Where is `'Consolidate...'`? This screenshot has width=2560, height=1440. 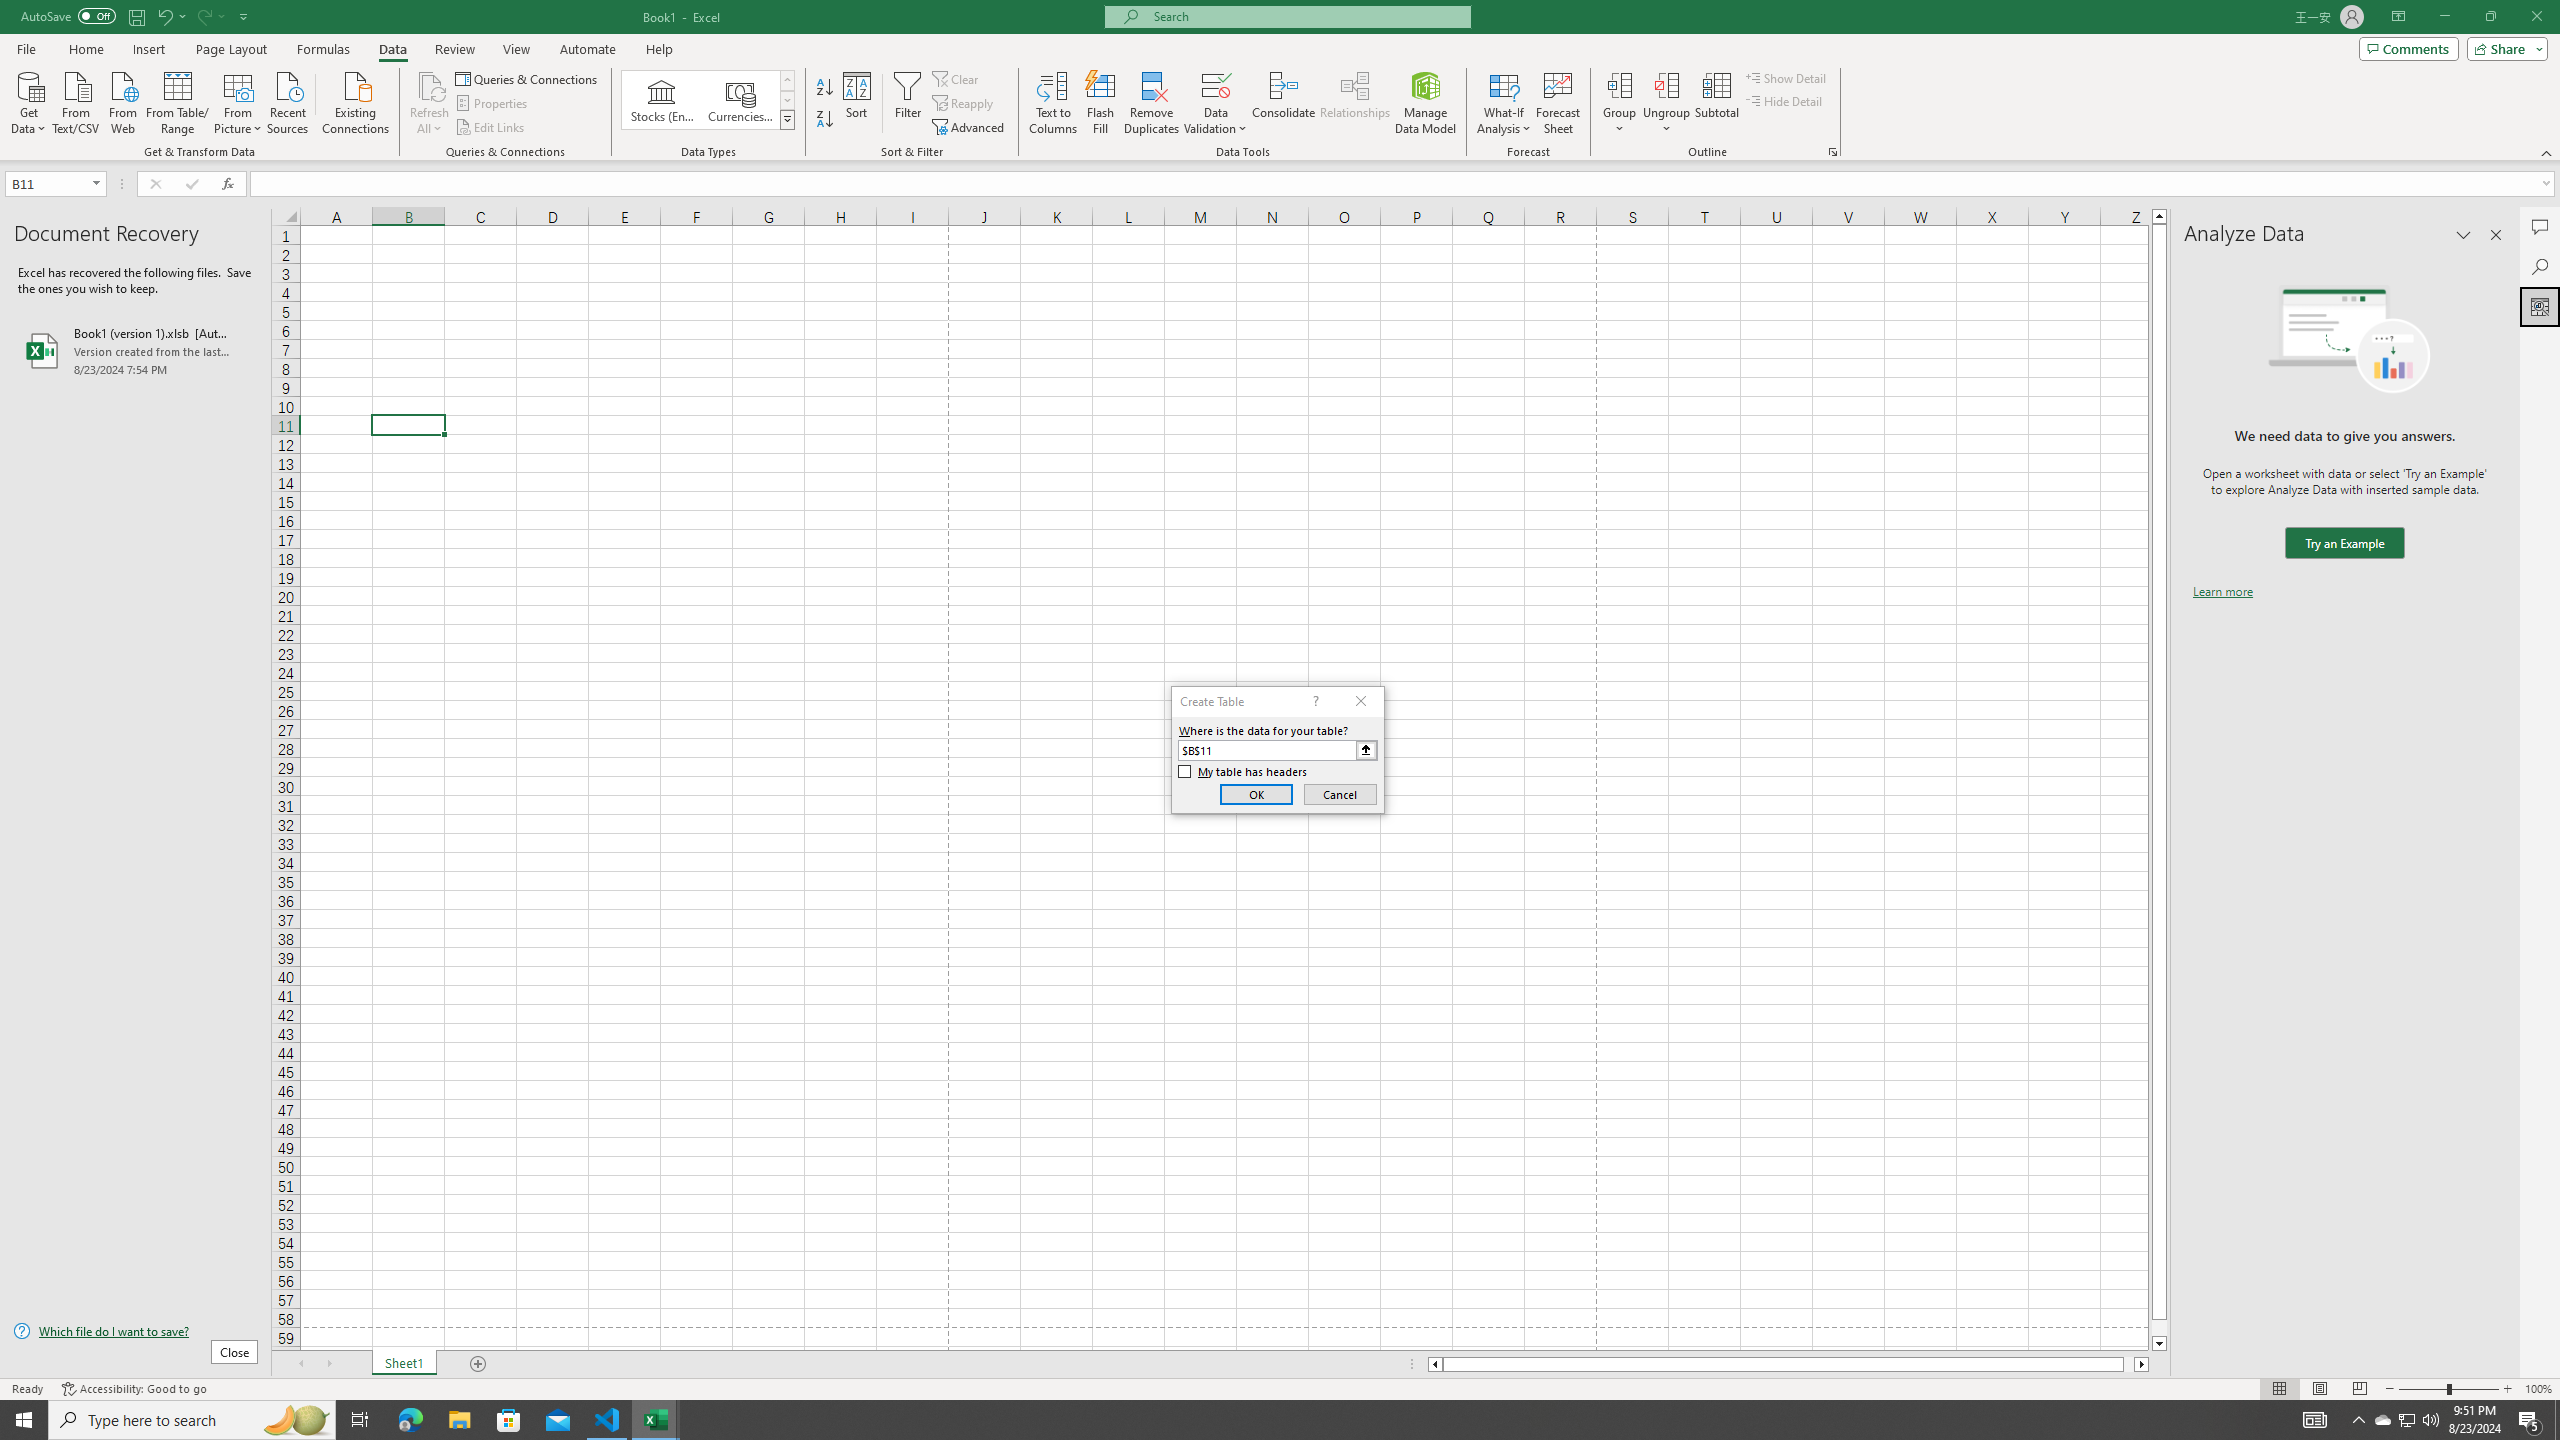 'Consolidate...' is located at coordinates (1283, 103).